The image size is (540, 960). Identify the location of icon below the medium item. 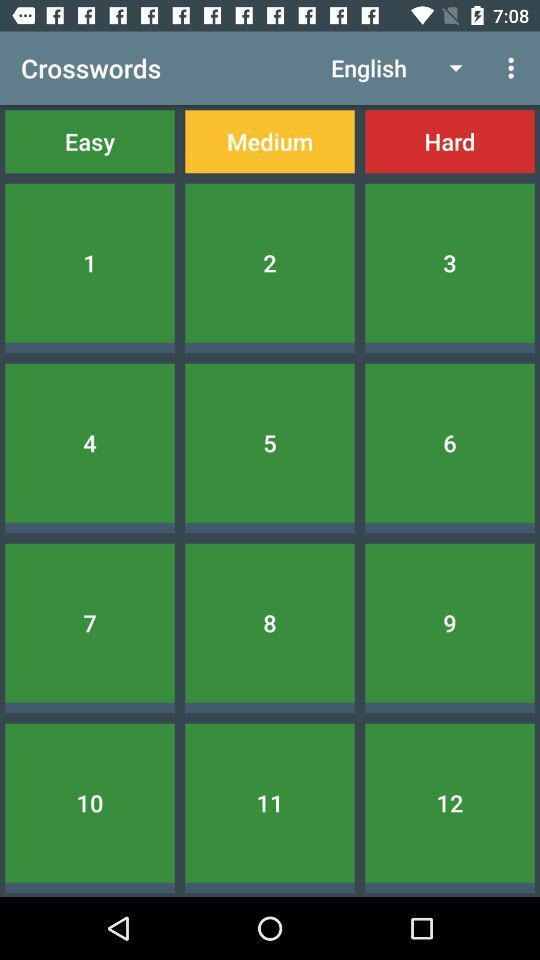
(270, 262).